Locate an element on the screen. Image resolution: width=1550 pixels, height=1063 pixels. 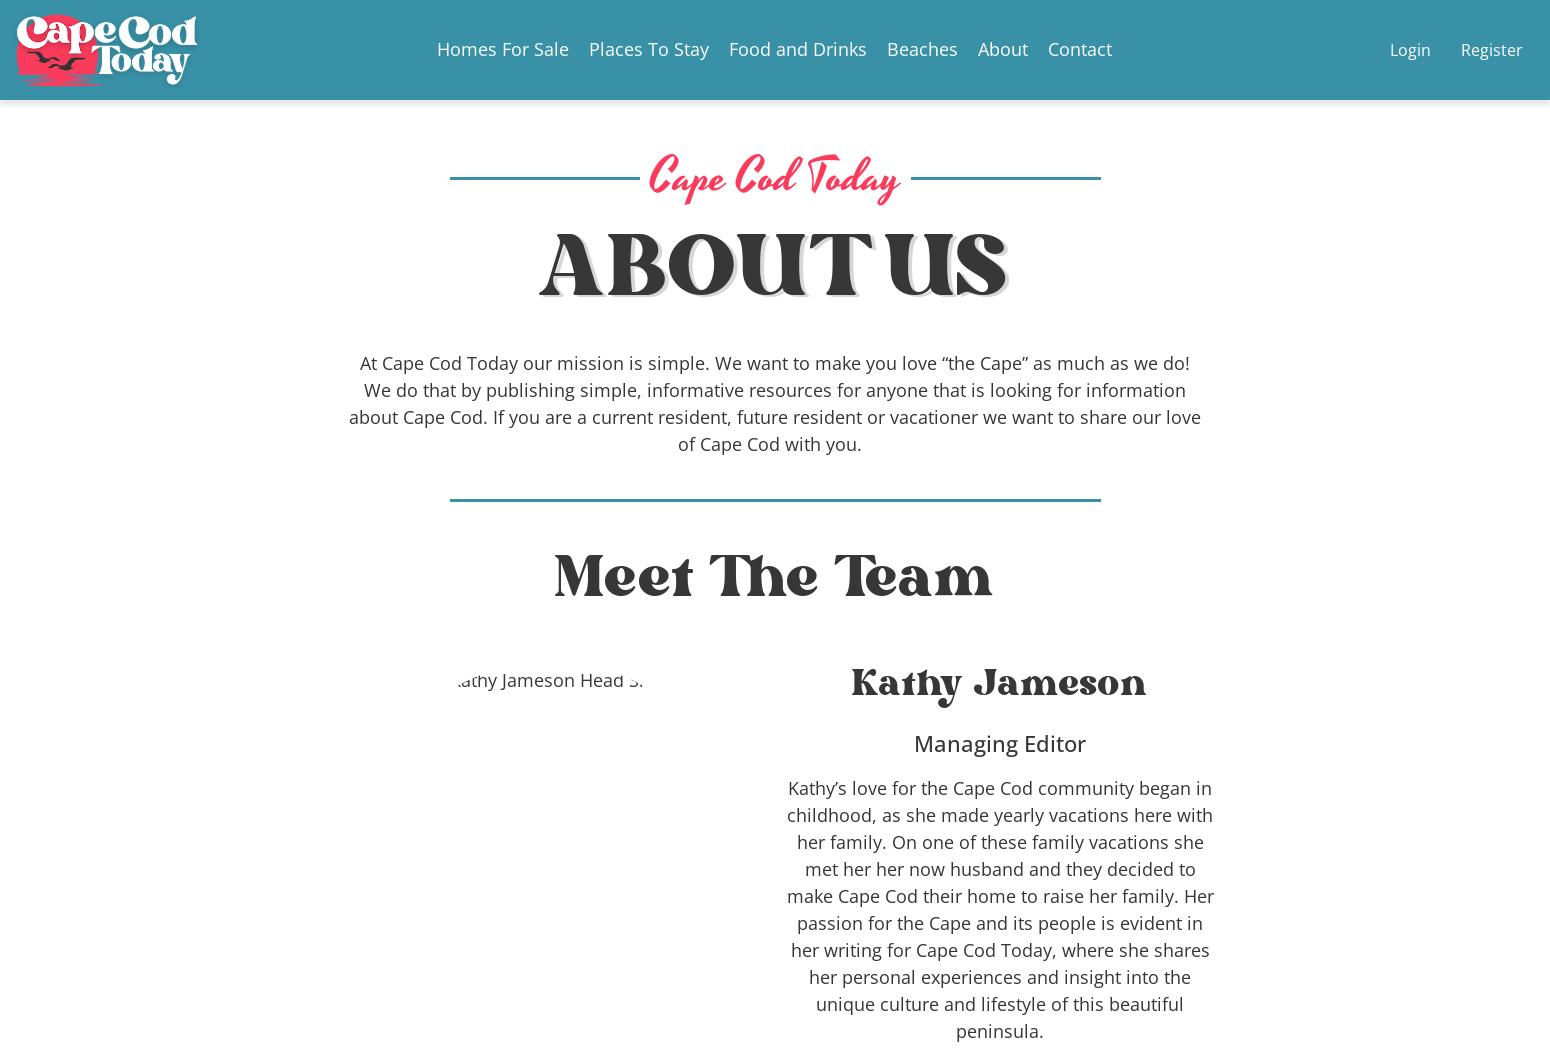
'25 Best Family Resorts in Cape Cod (Complete List)' is located at coordinates (1047, 1007).